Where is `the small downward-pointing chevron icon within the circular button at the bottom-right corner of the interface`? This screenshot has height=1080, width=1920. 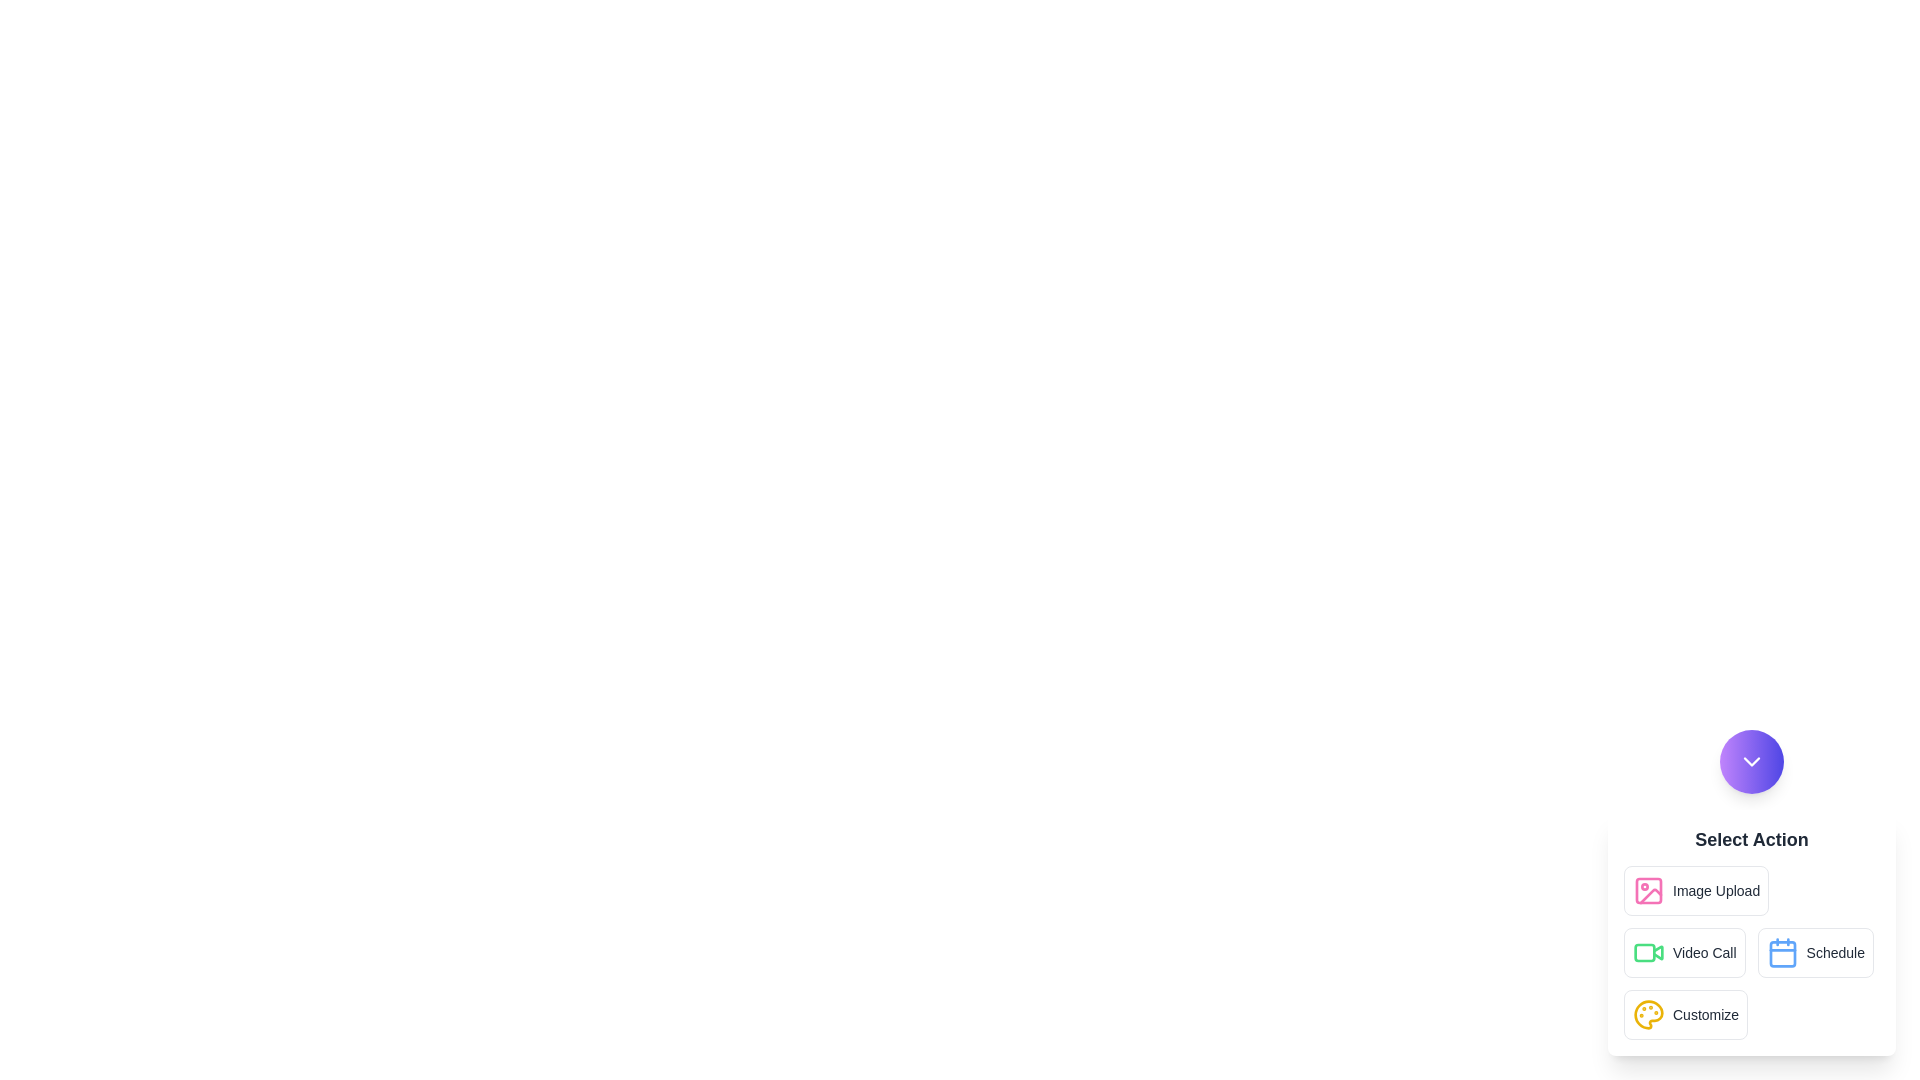 the small downward-pointing chevron icon within the circular button at the bottom-right corner of the interface is located at coordinates (1751, 762).